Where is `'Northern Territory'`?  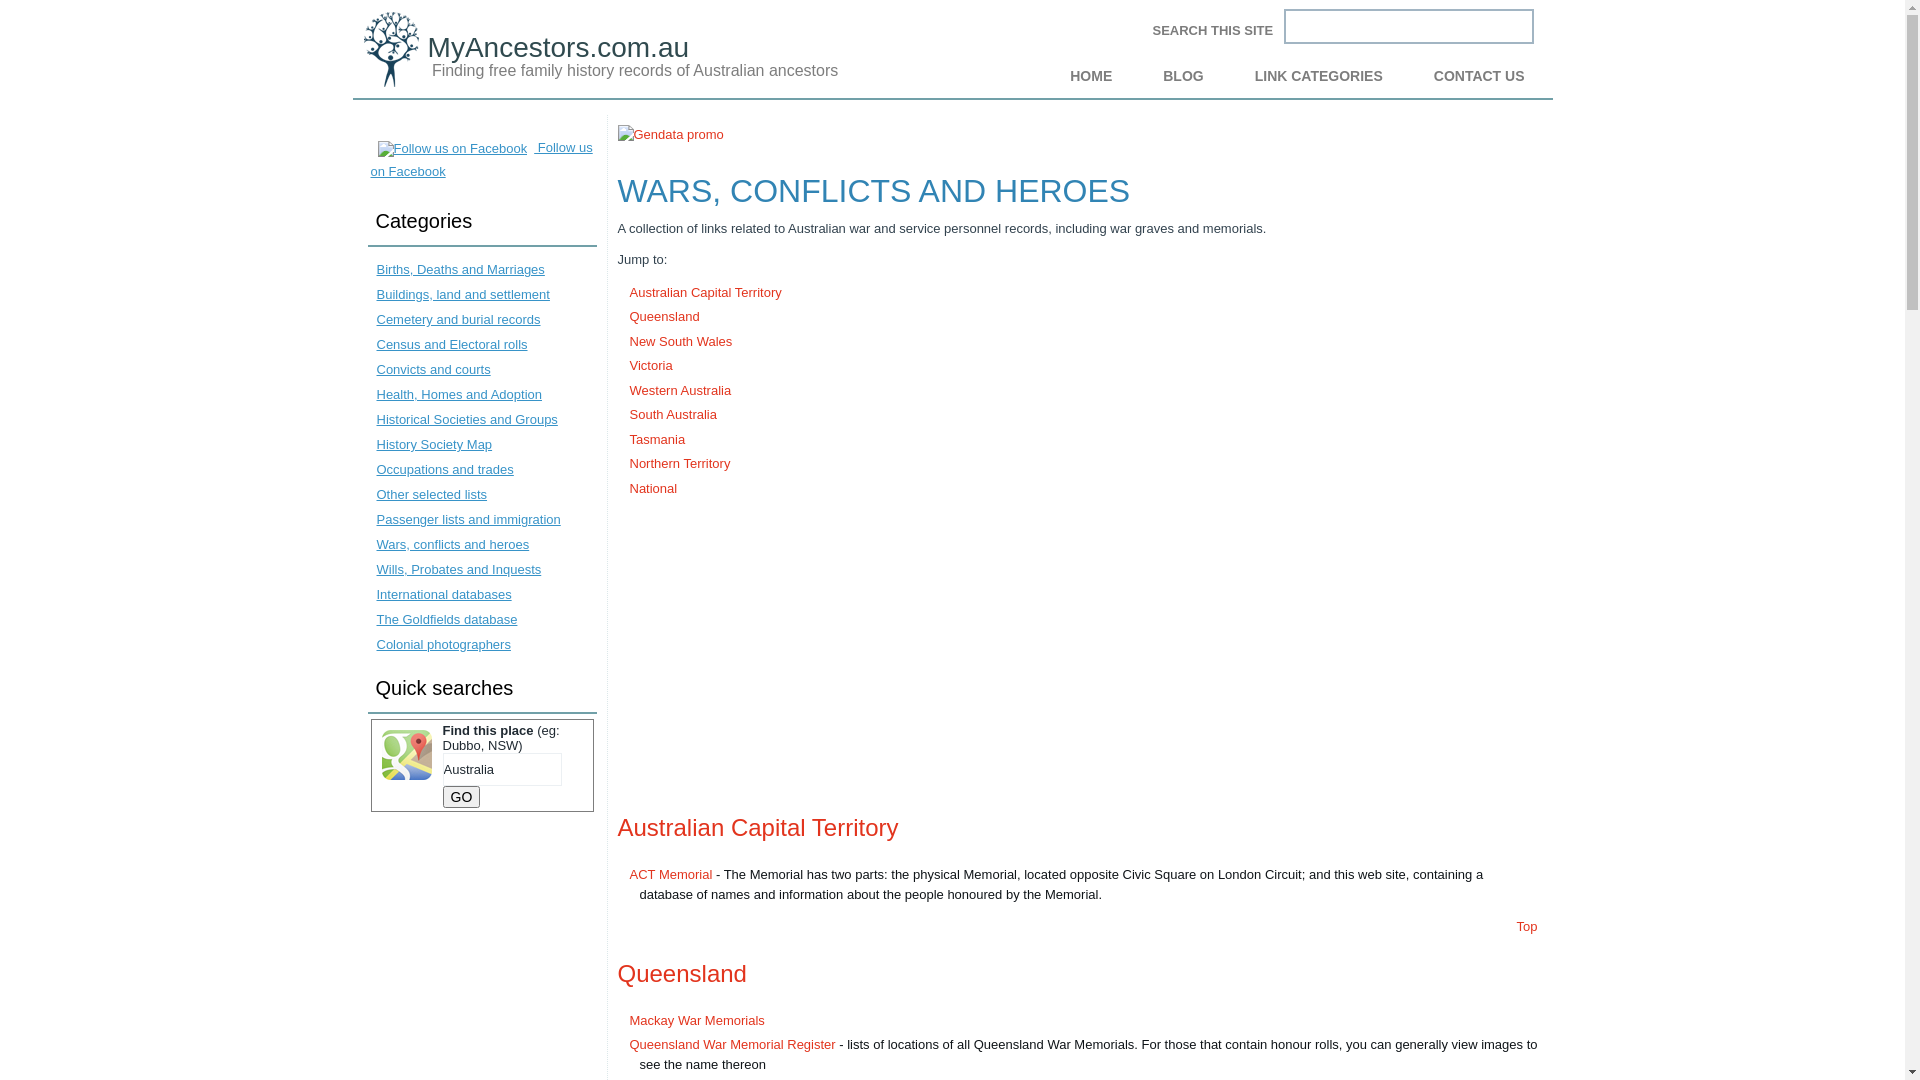 'Northern Territory' is located at coordinates (680, 463).